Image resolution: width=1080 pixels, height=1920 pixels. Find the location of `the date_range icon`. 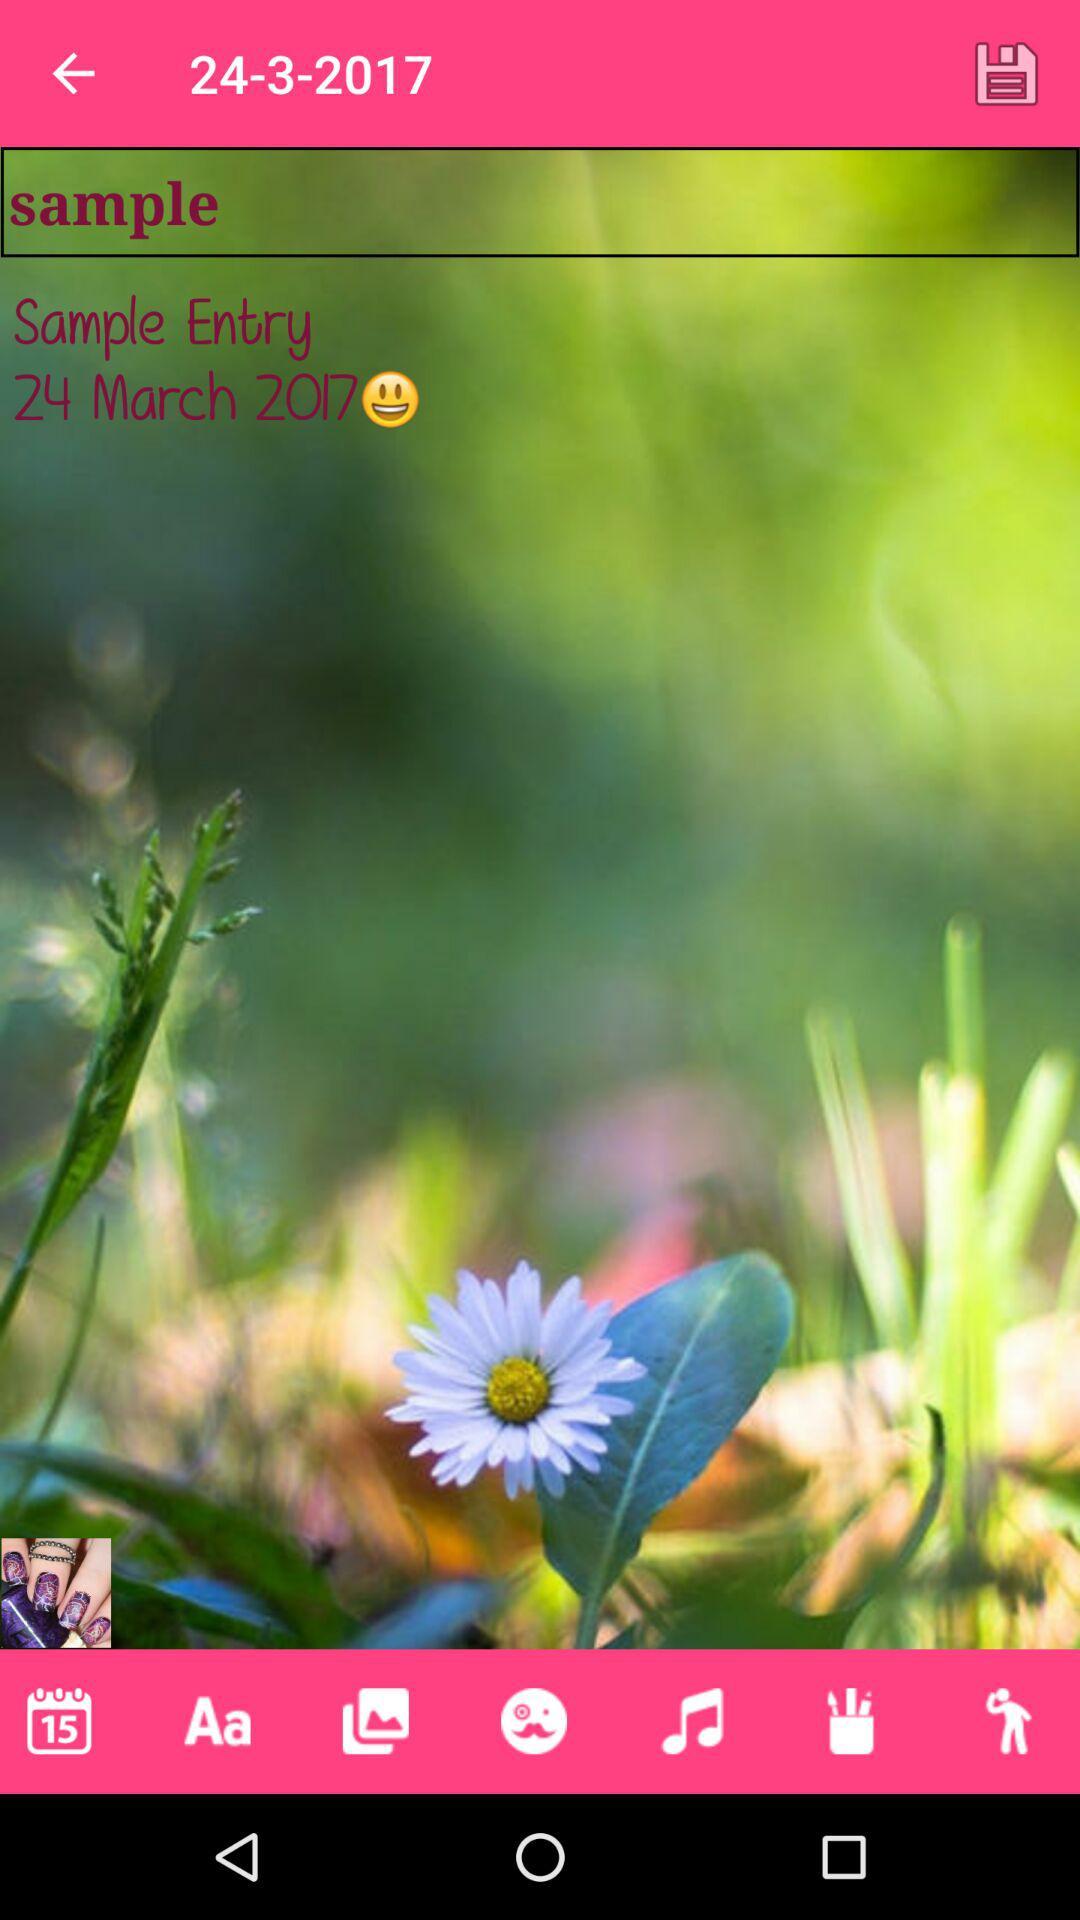

the date_range icon is located at coordinates (58, 1720).